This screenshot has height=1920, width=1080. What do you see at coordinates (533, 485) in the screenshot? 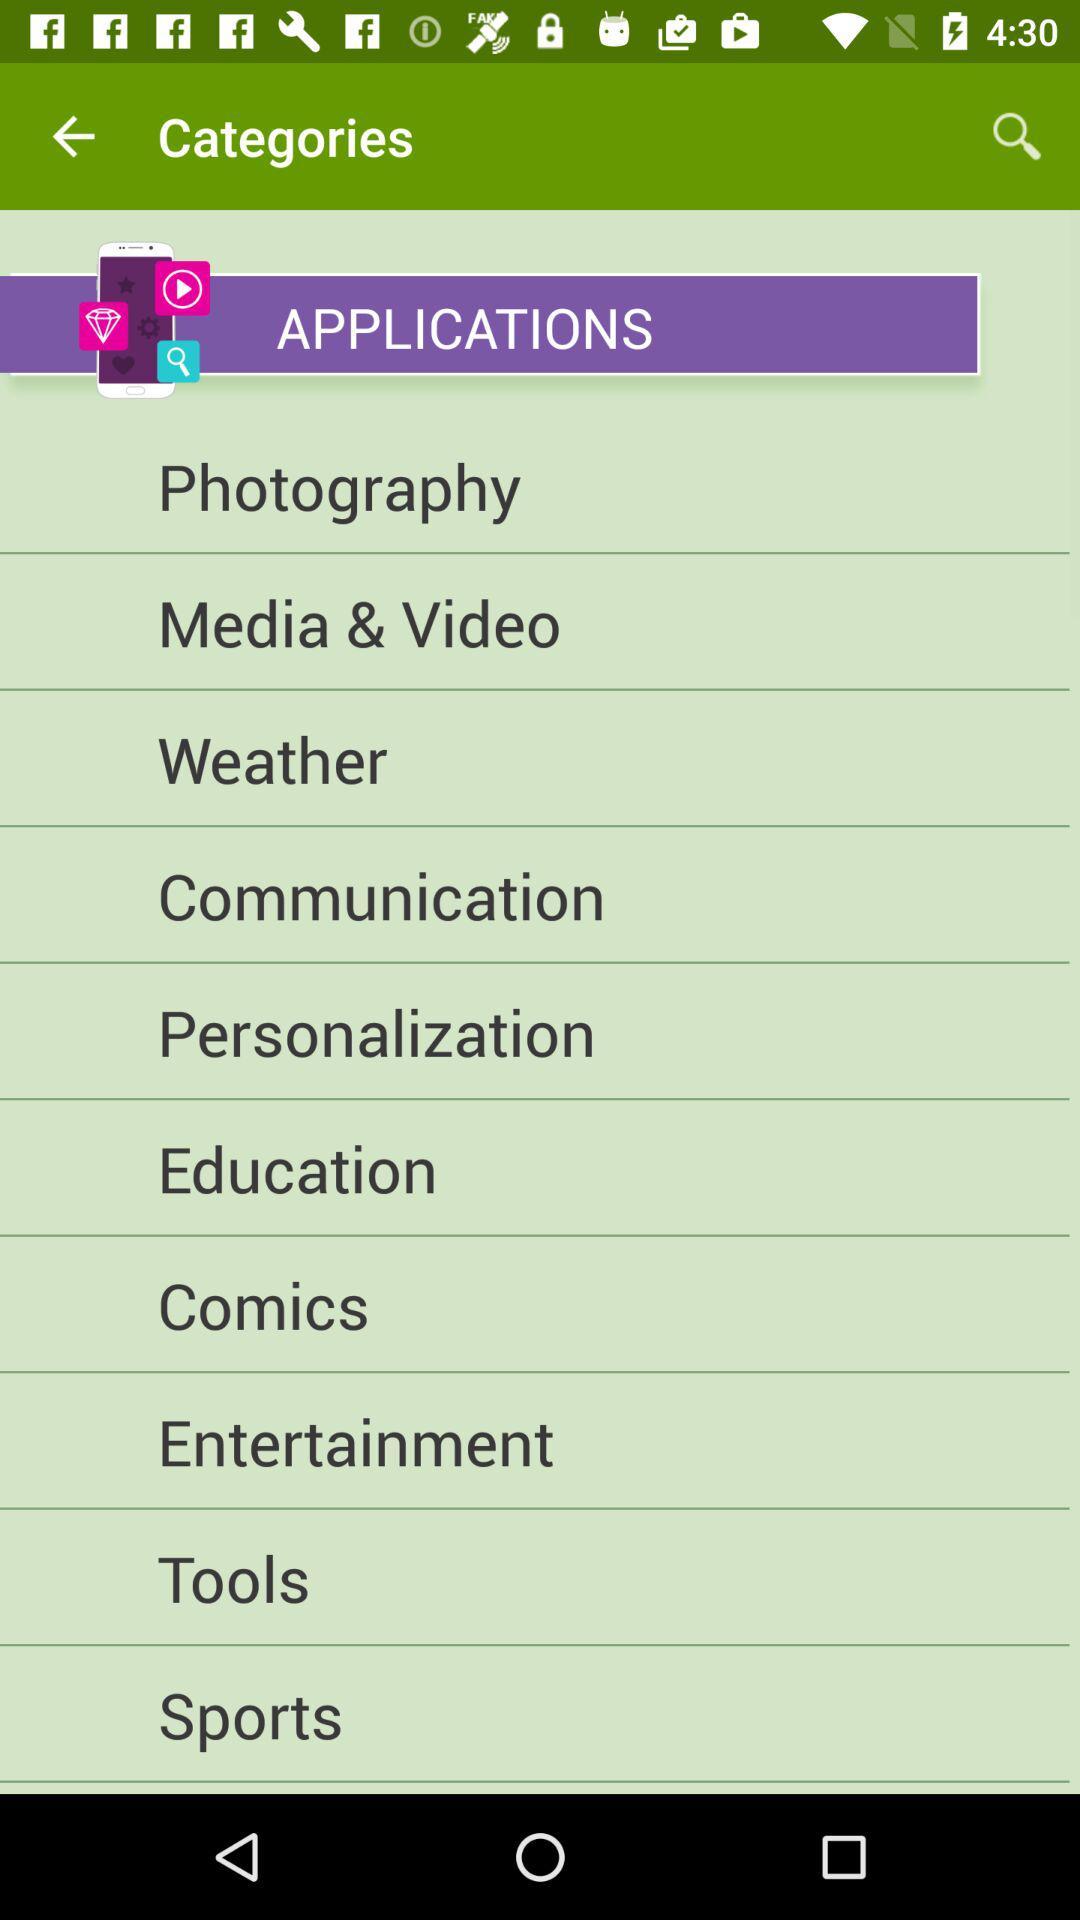
I see `the icon above the media & video` at bounding box center [533, 485].